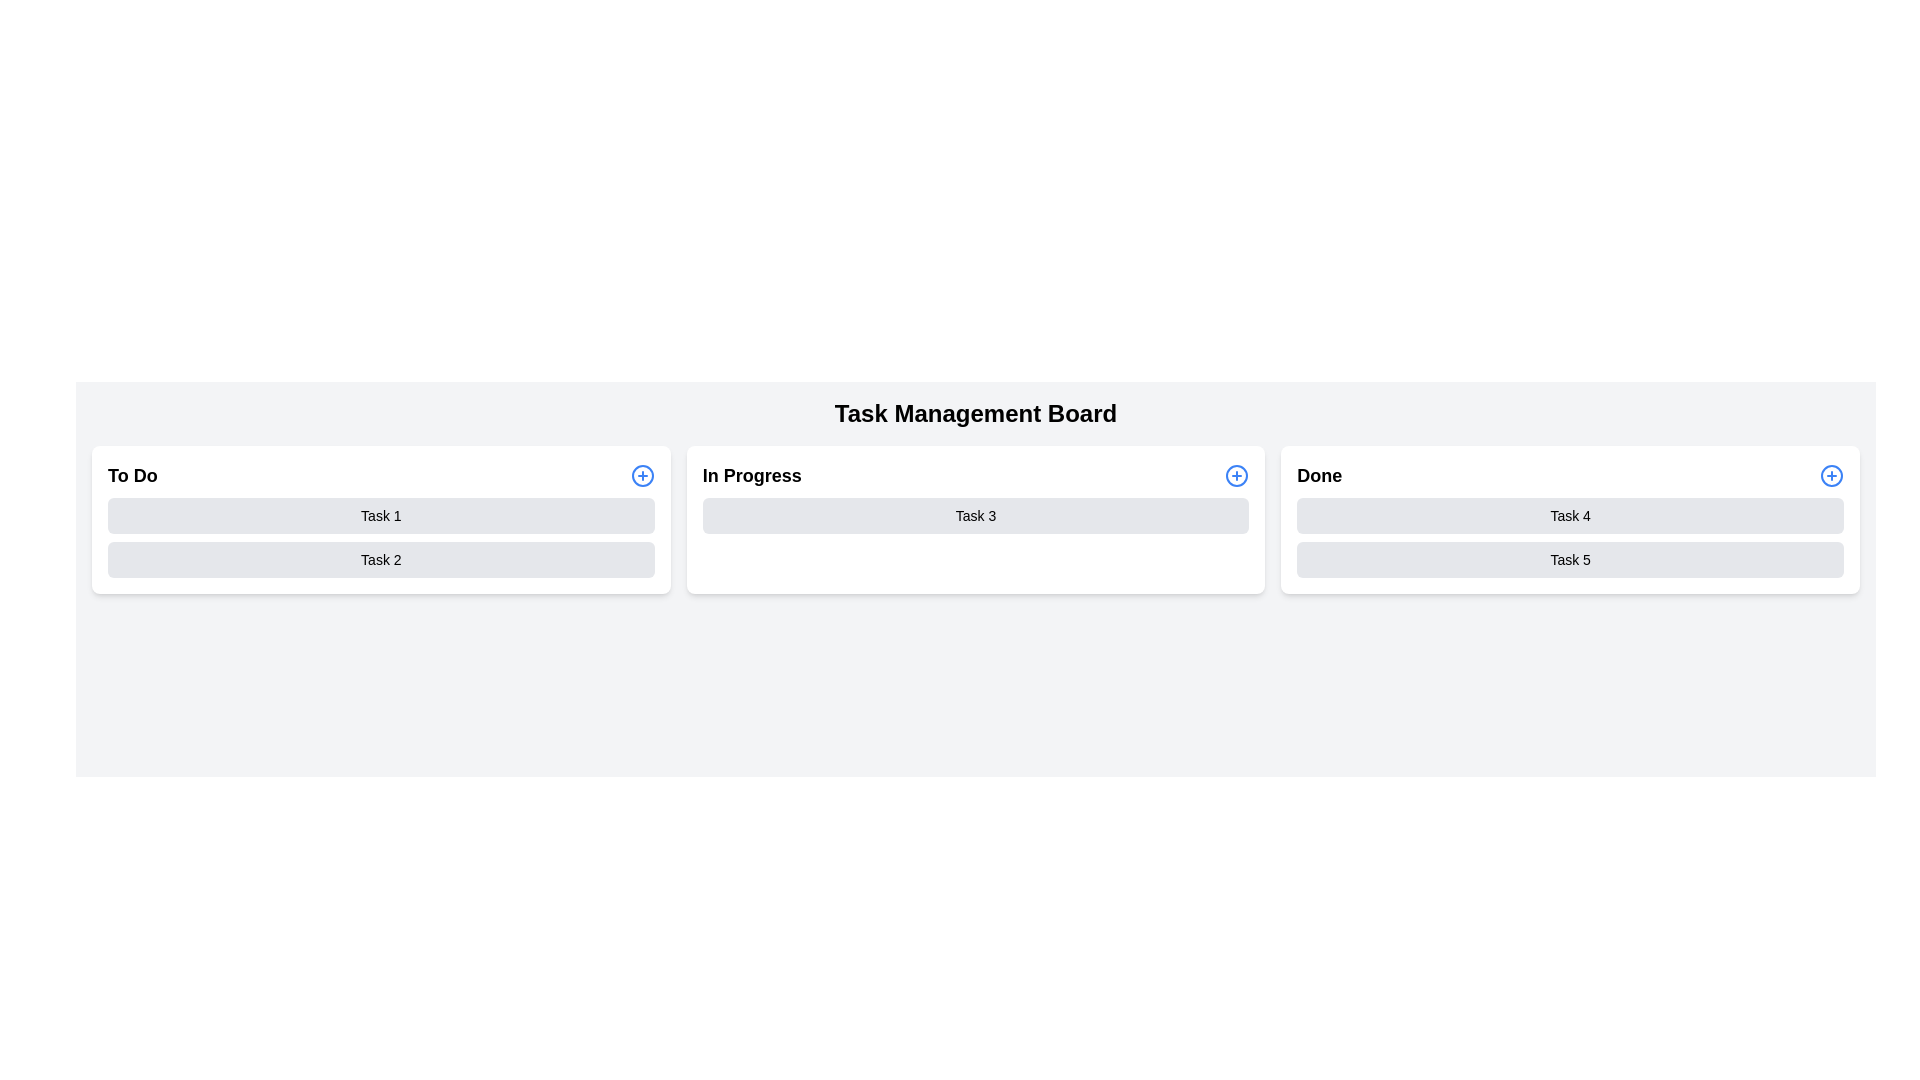  I want to click on the task card labeled 'Task 3' from the 'In Progress' column, so click(975, 515).